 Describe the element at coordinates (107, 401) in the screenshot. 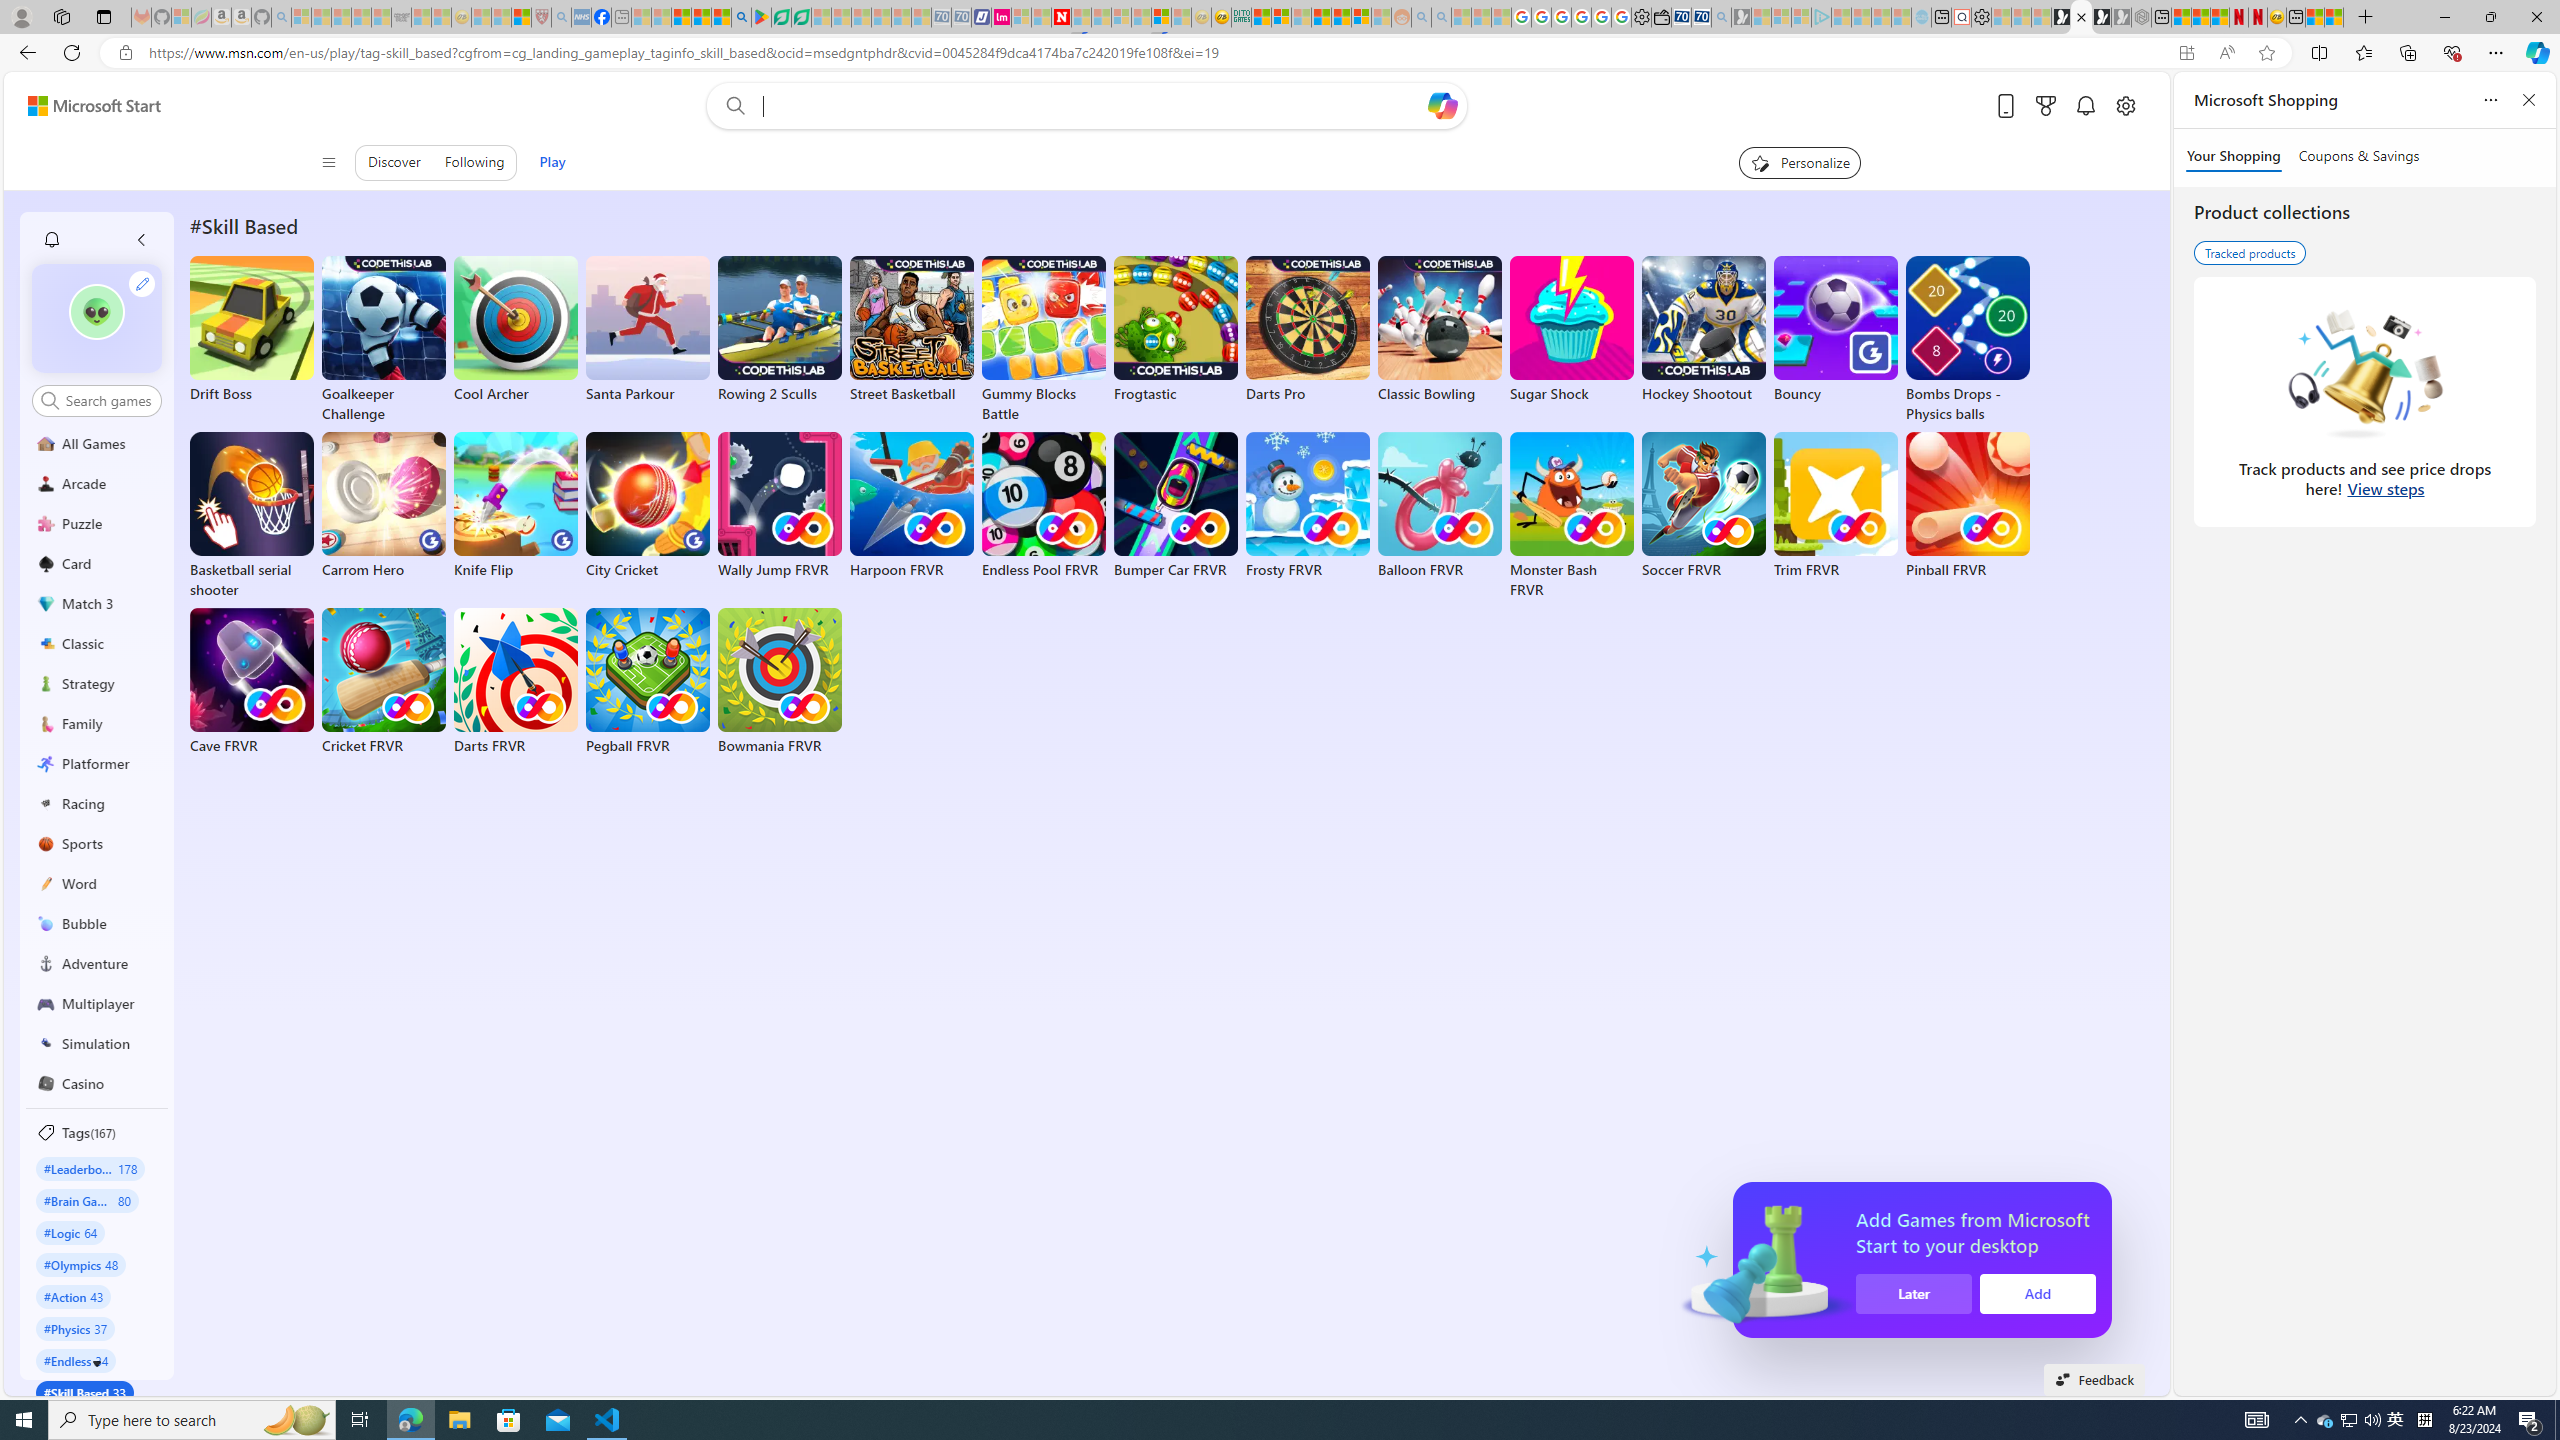

I see `'AutomationID: control'` at that location.